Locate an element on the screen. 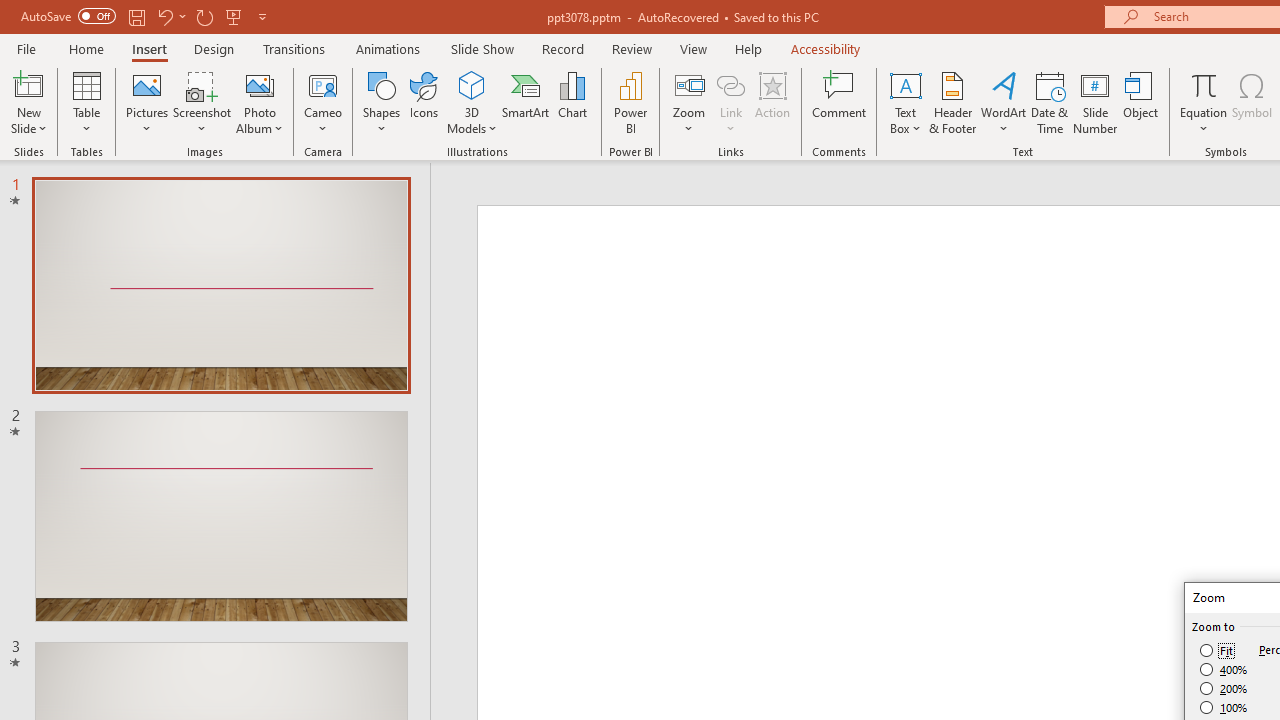 Image resolution: width=1280 pixels, height=720 pixels. '400%' is located at coordinates (1223, 669).